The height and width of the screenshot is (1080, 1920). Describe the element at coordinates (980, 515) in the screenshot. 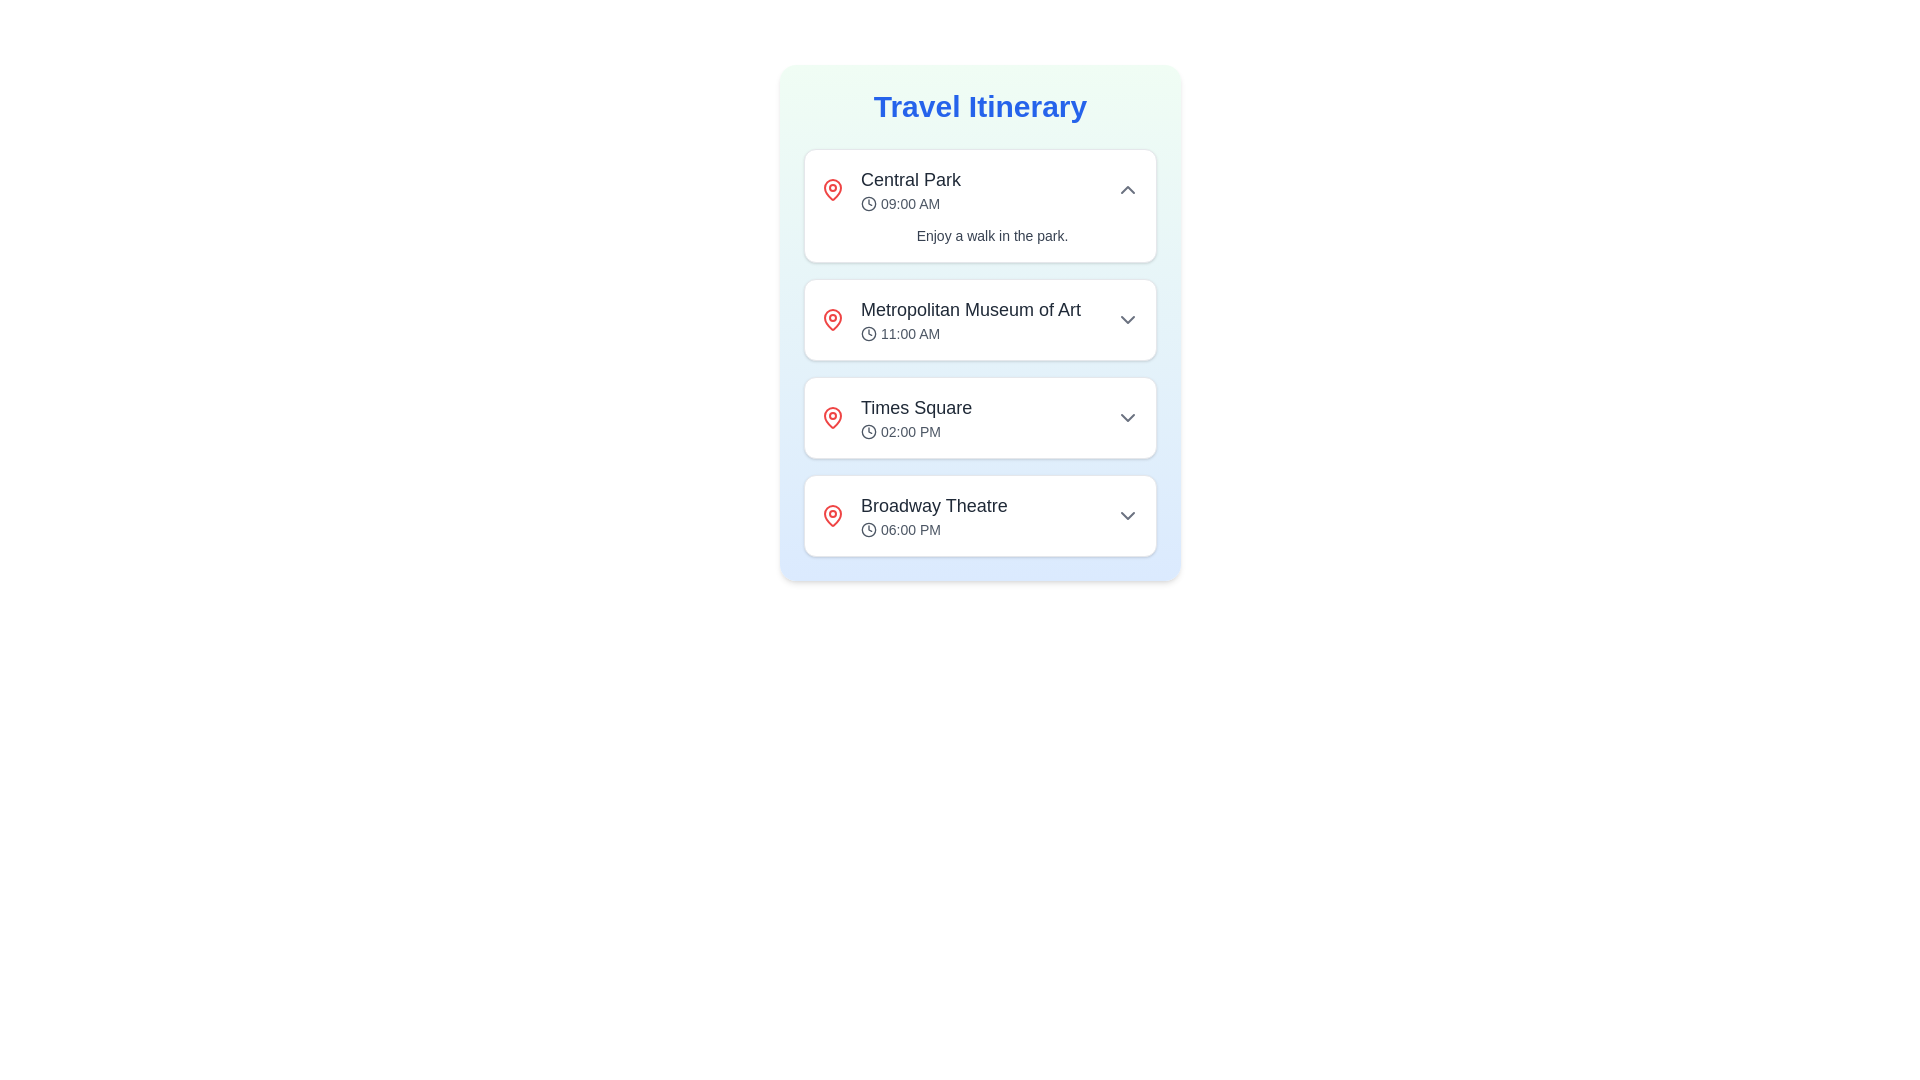

I see `the composite UI element that displays the name and time of an event or location in the travel itinerary` at that location.